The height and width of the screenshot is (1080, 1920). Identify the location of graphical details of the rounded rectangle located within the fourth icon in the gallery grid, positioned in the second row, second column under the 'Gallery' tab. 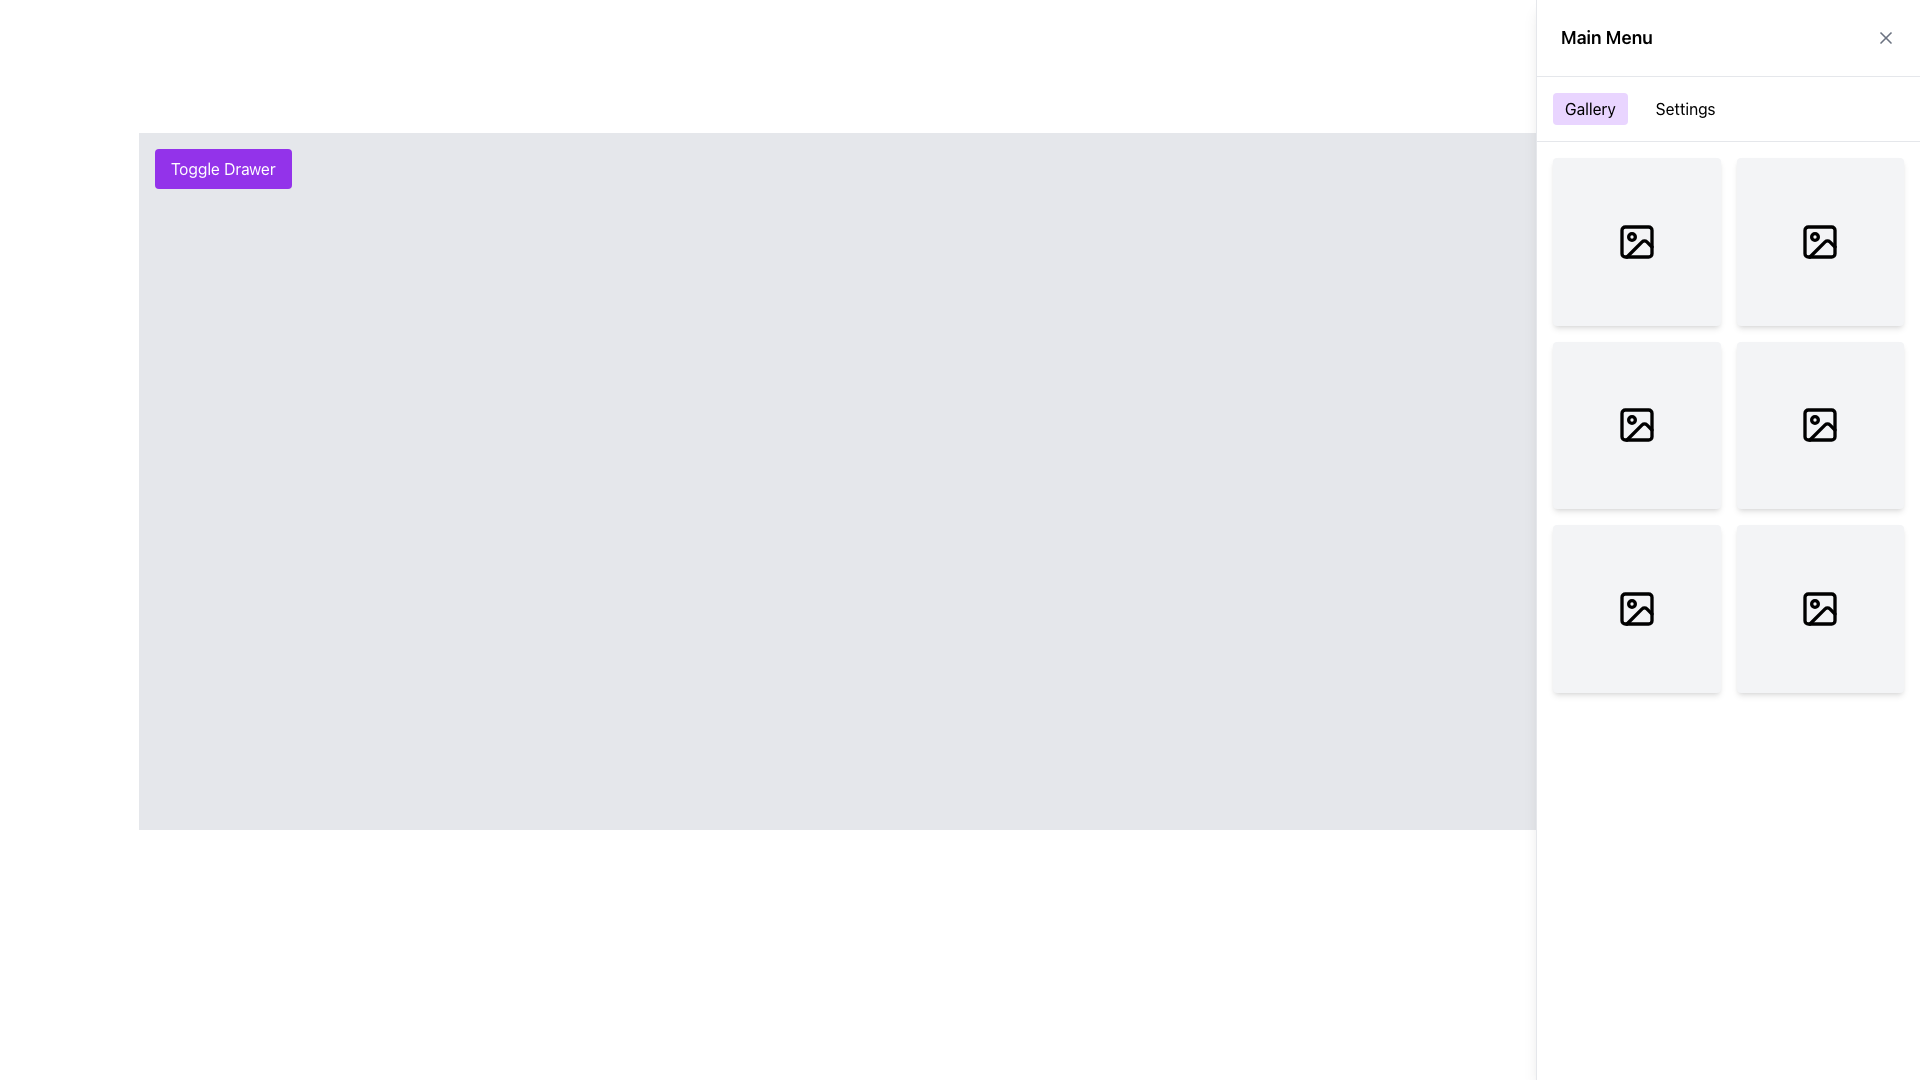
(1820, 424).